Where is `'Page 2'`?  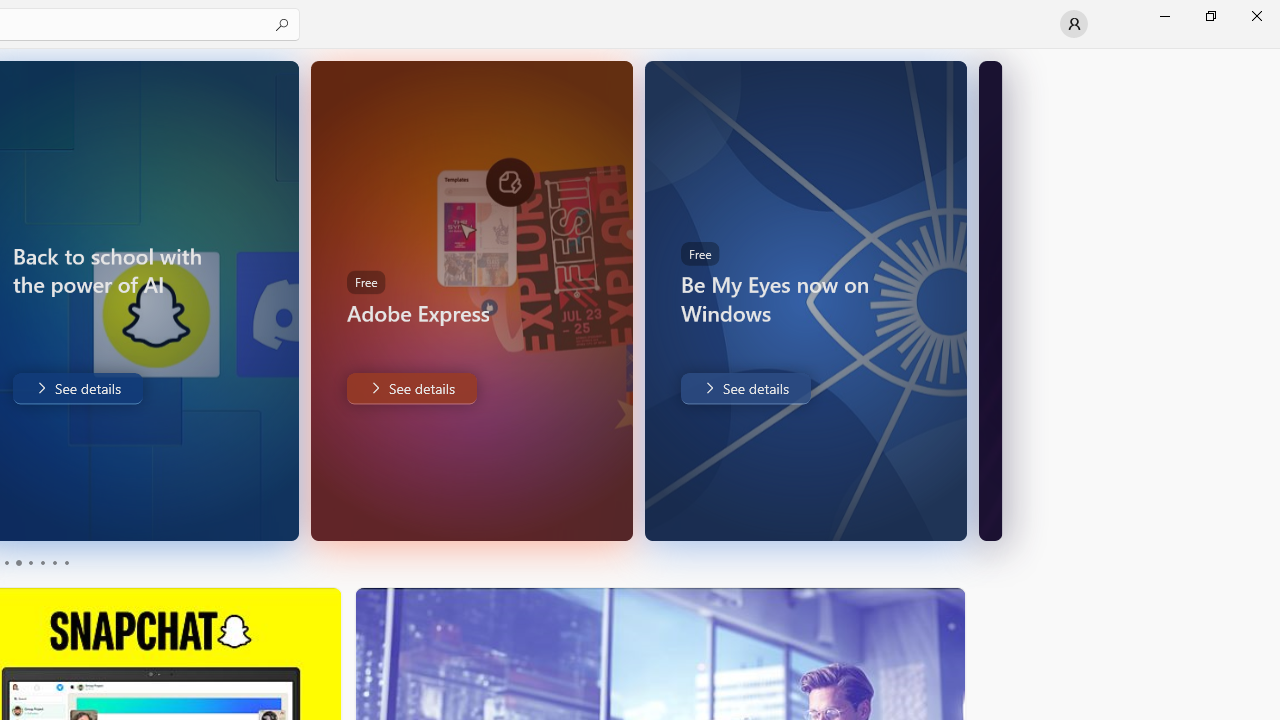 'Page 2' is located at coordinates (17, 563).